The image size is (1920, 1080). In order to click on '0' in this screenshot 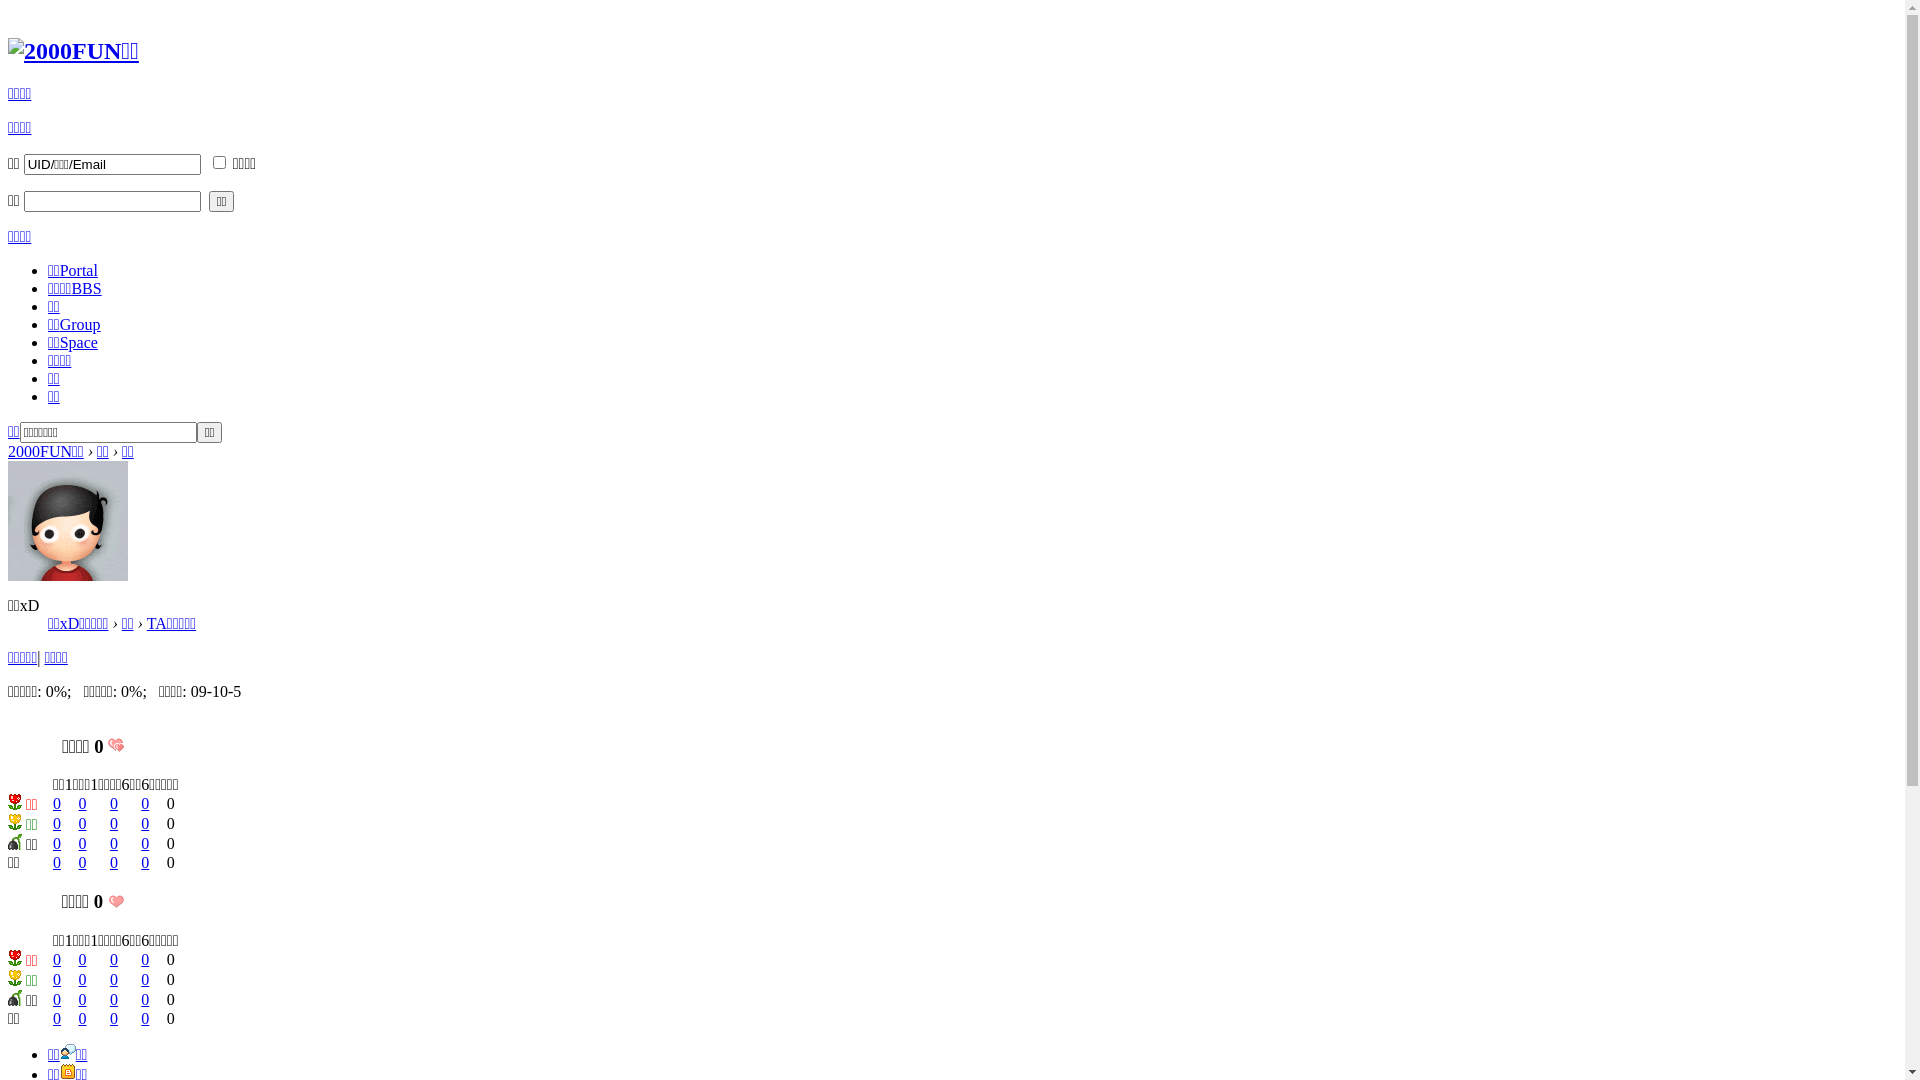, I will do `click(143, 861)`.